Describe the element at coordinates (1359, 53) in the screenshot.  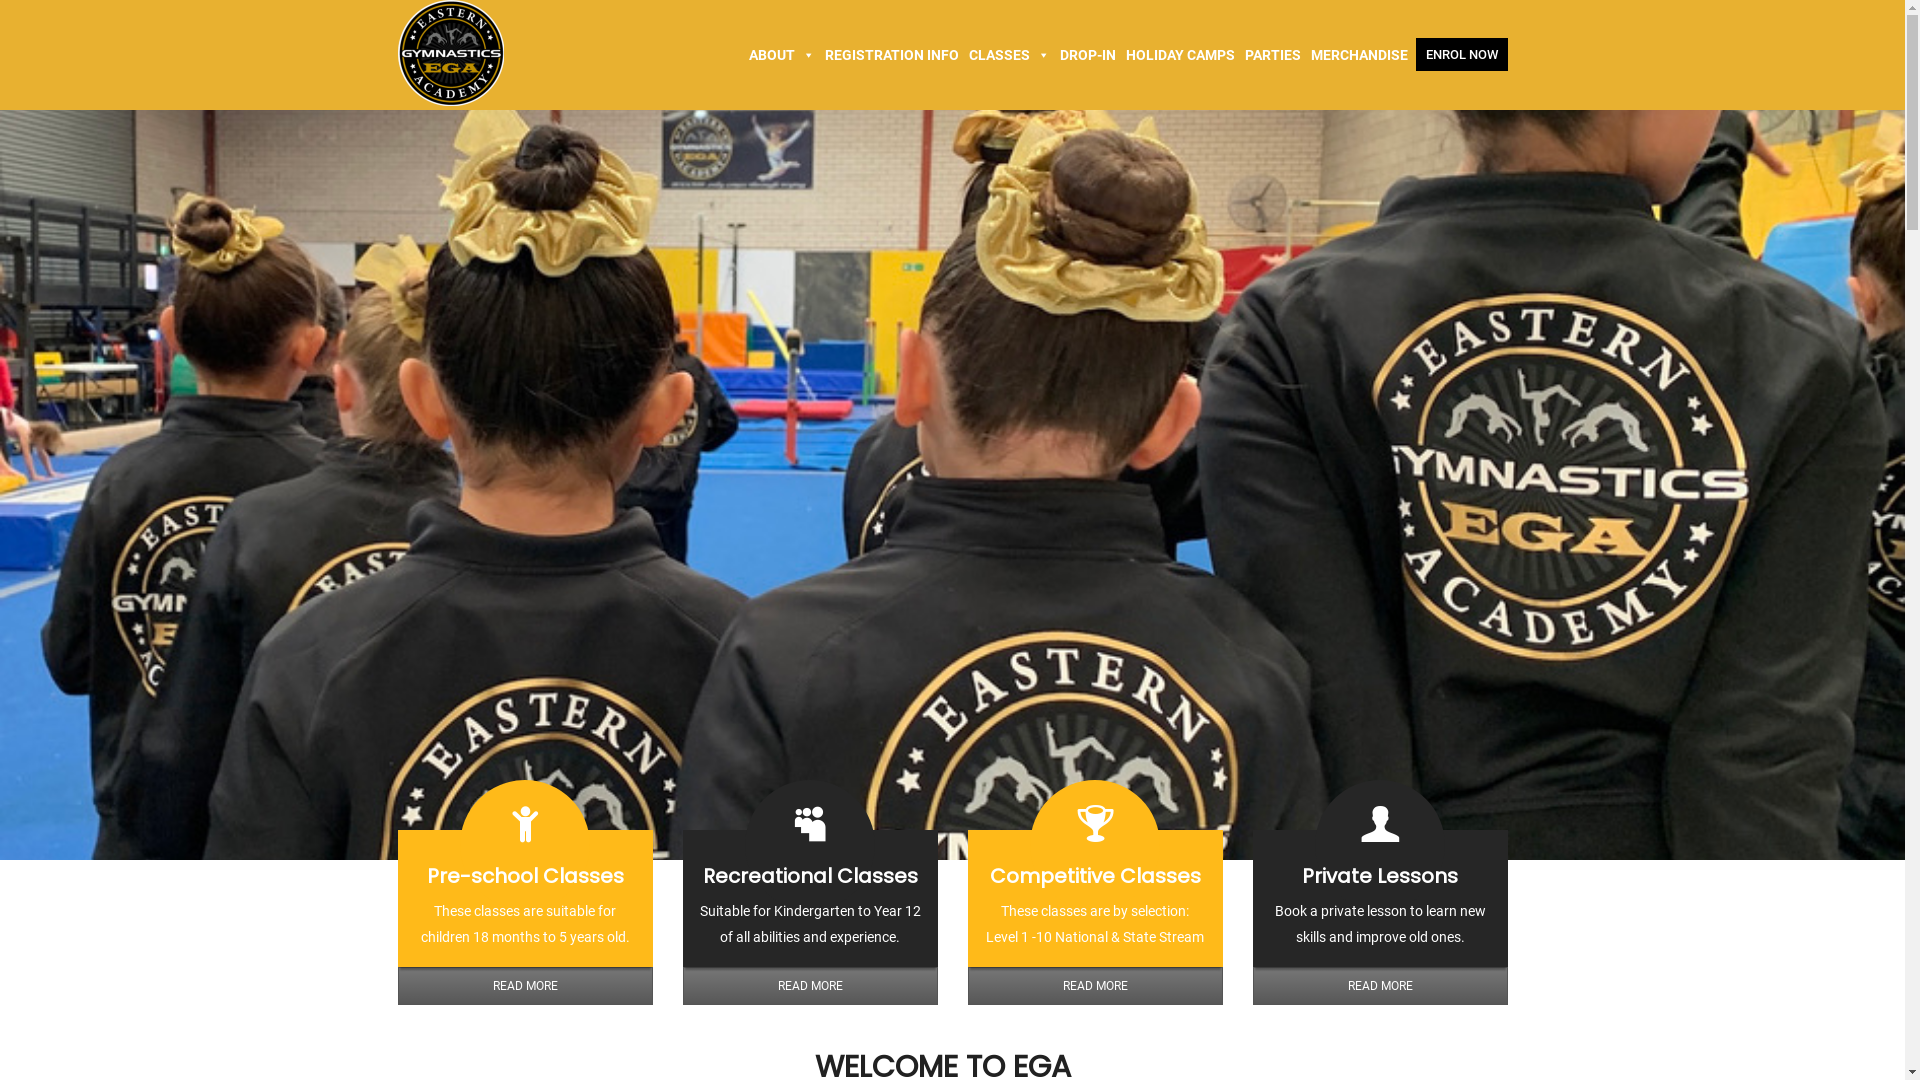
I see `'MERCHANDISE'` at that location.